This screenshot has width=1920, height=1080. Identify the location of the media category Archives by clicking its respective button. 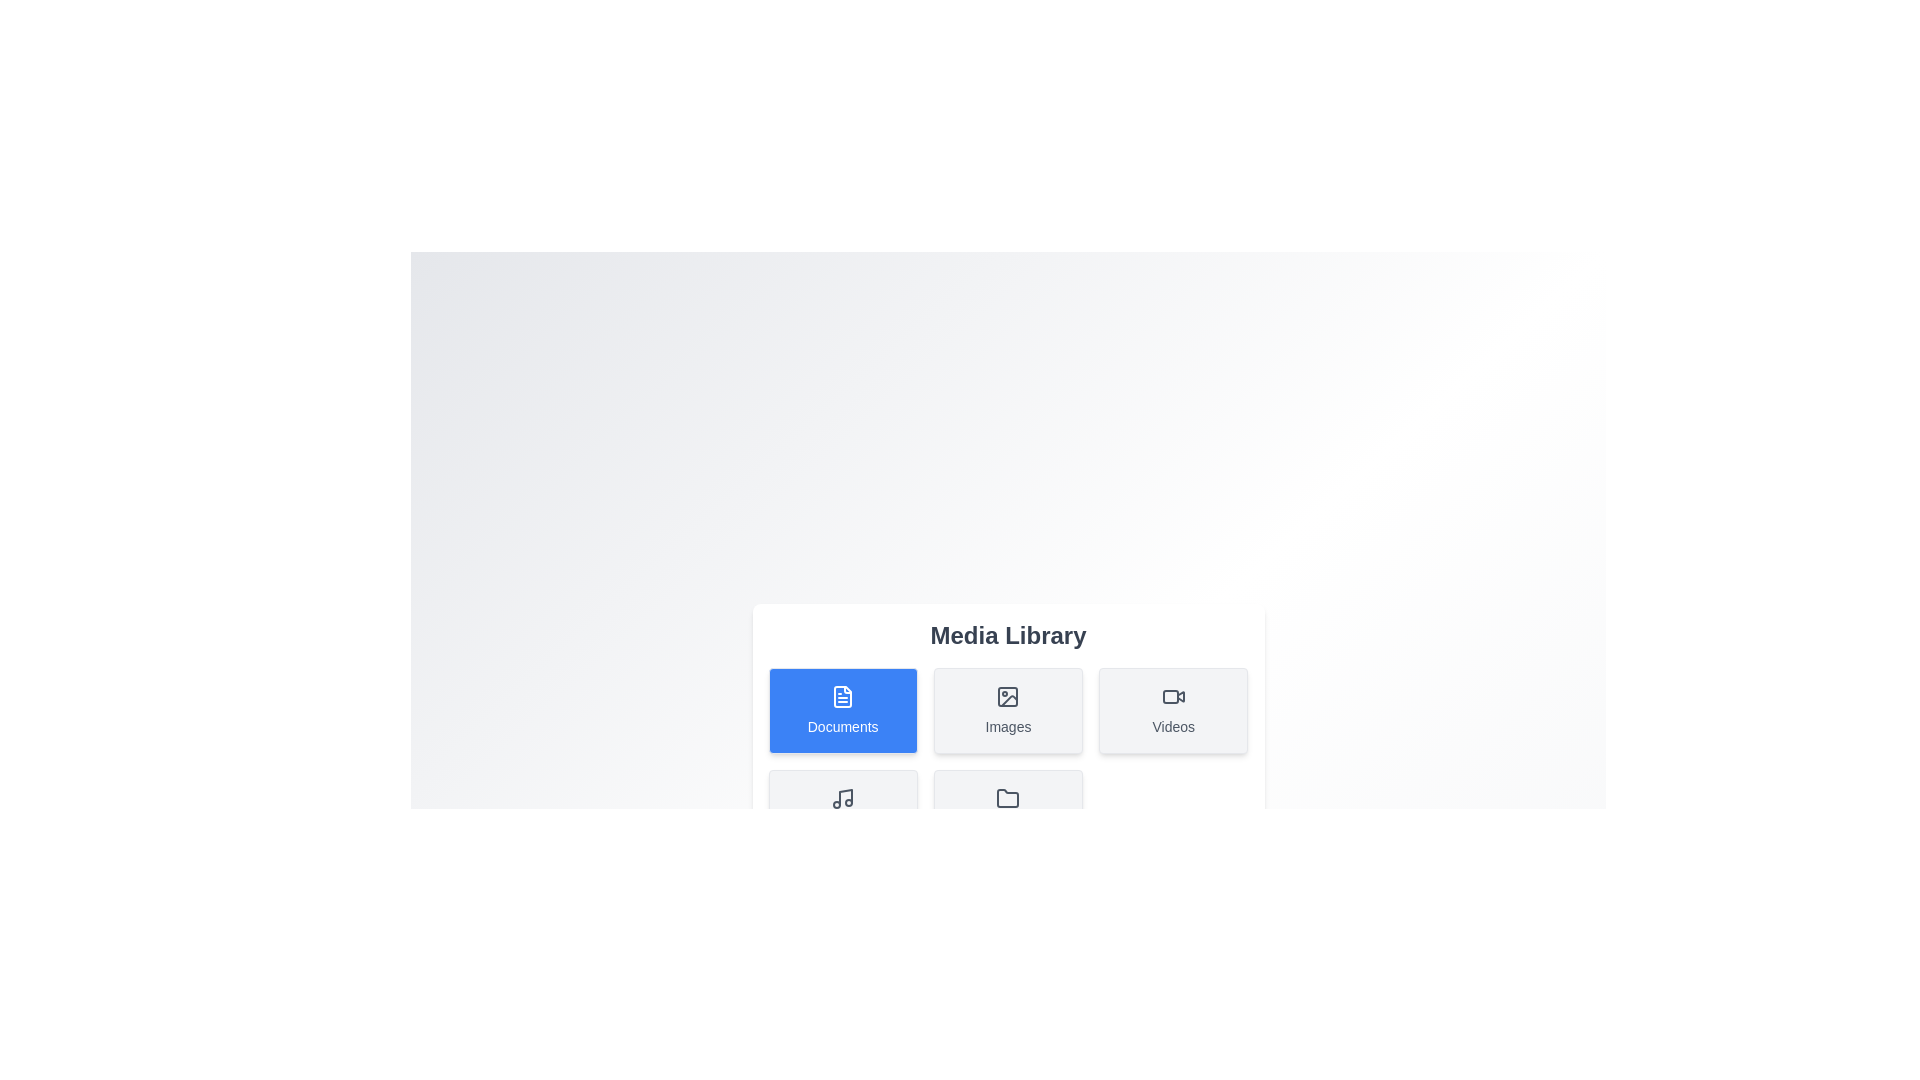
(1008, 813).